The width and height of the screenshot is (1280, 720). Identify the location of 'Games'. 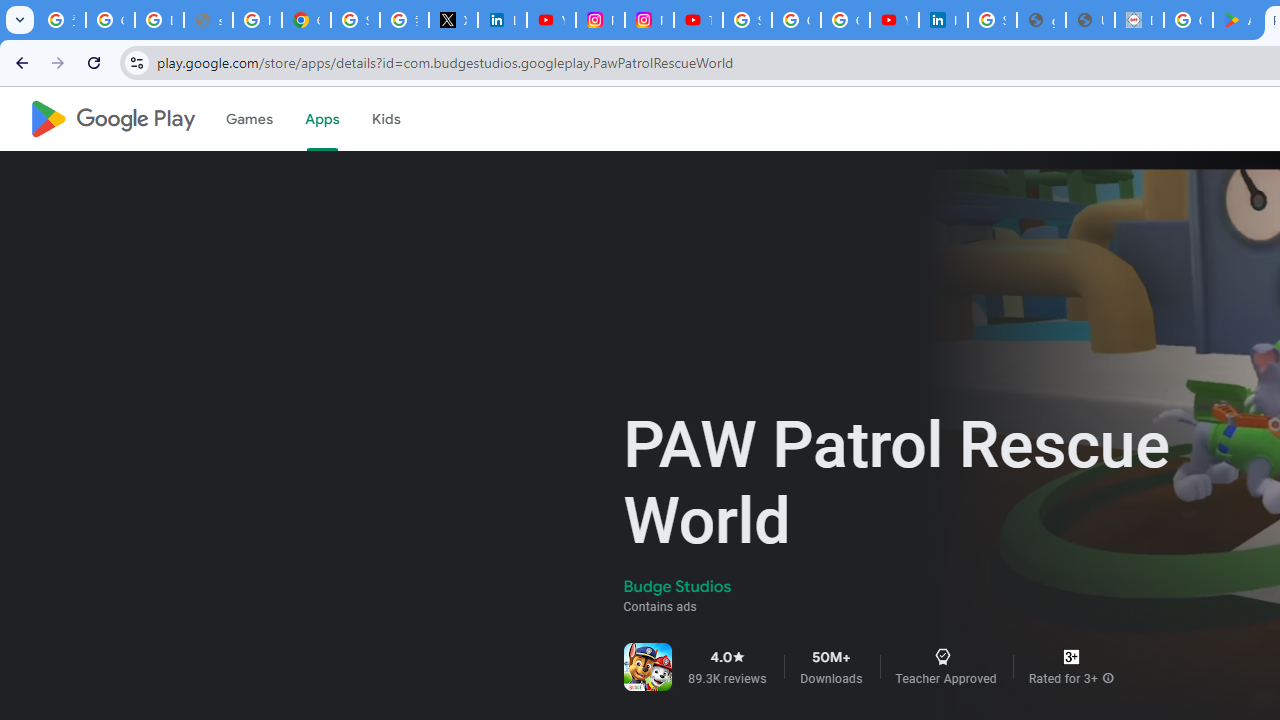
(247, 119).